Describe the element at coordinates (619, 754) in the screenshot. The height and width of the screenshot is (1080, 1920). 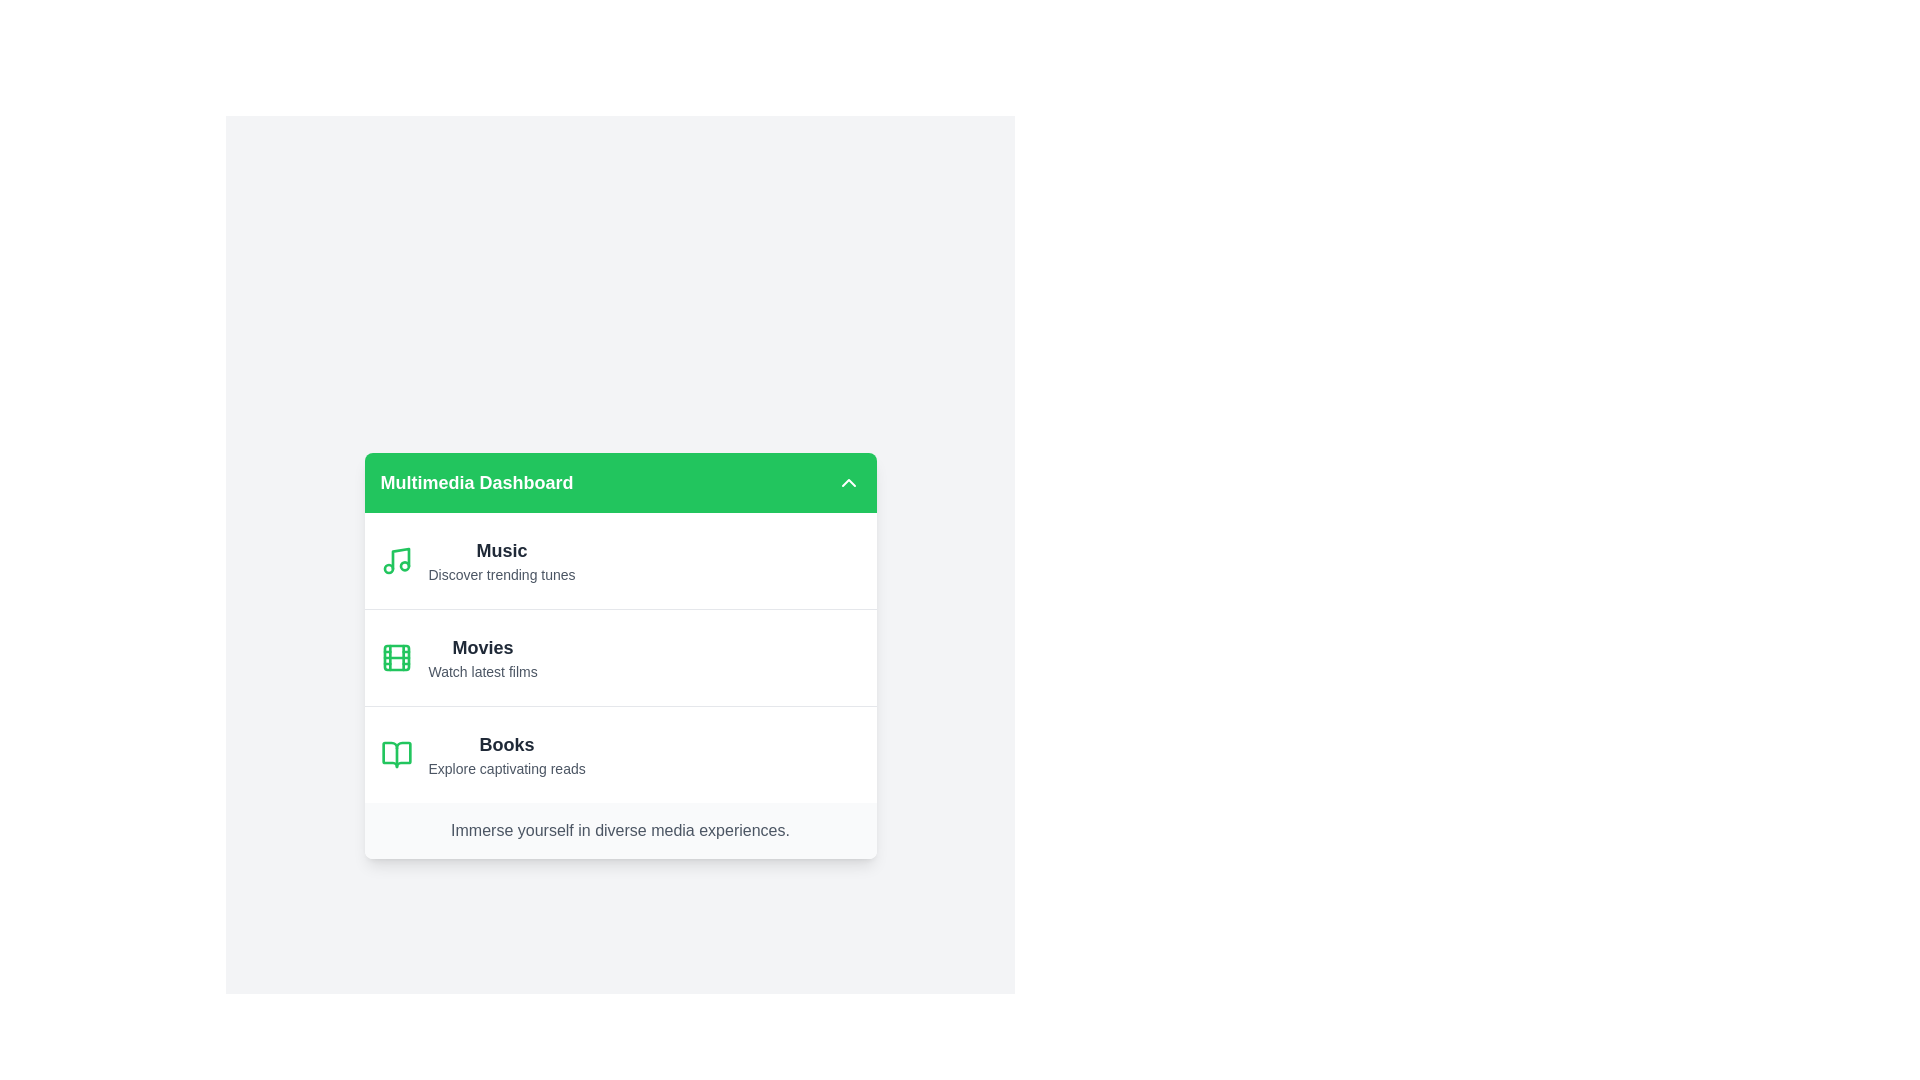
I see `the category Books to explore its content` at that location.